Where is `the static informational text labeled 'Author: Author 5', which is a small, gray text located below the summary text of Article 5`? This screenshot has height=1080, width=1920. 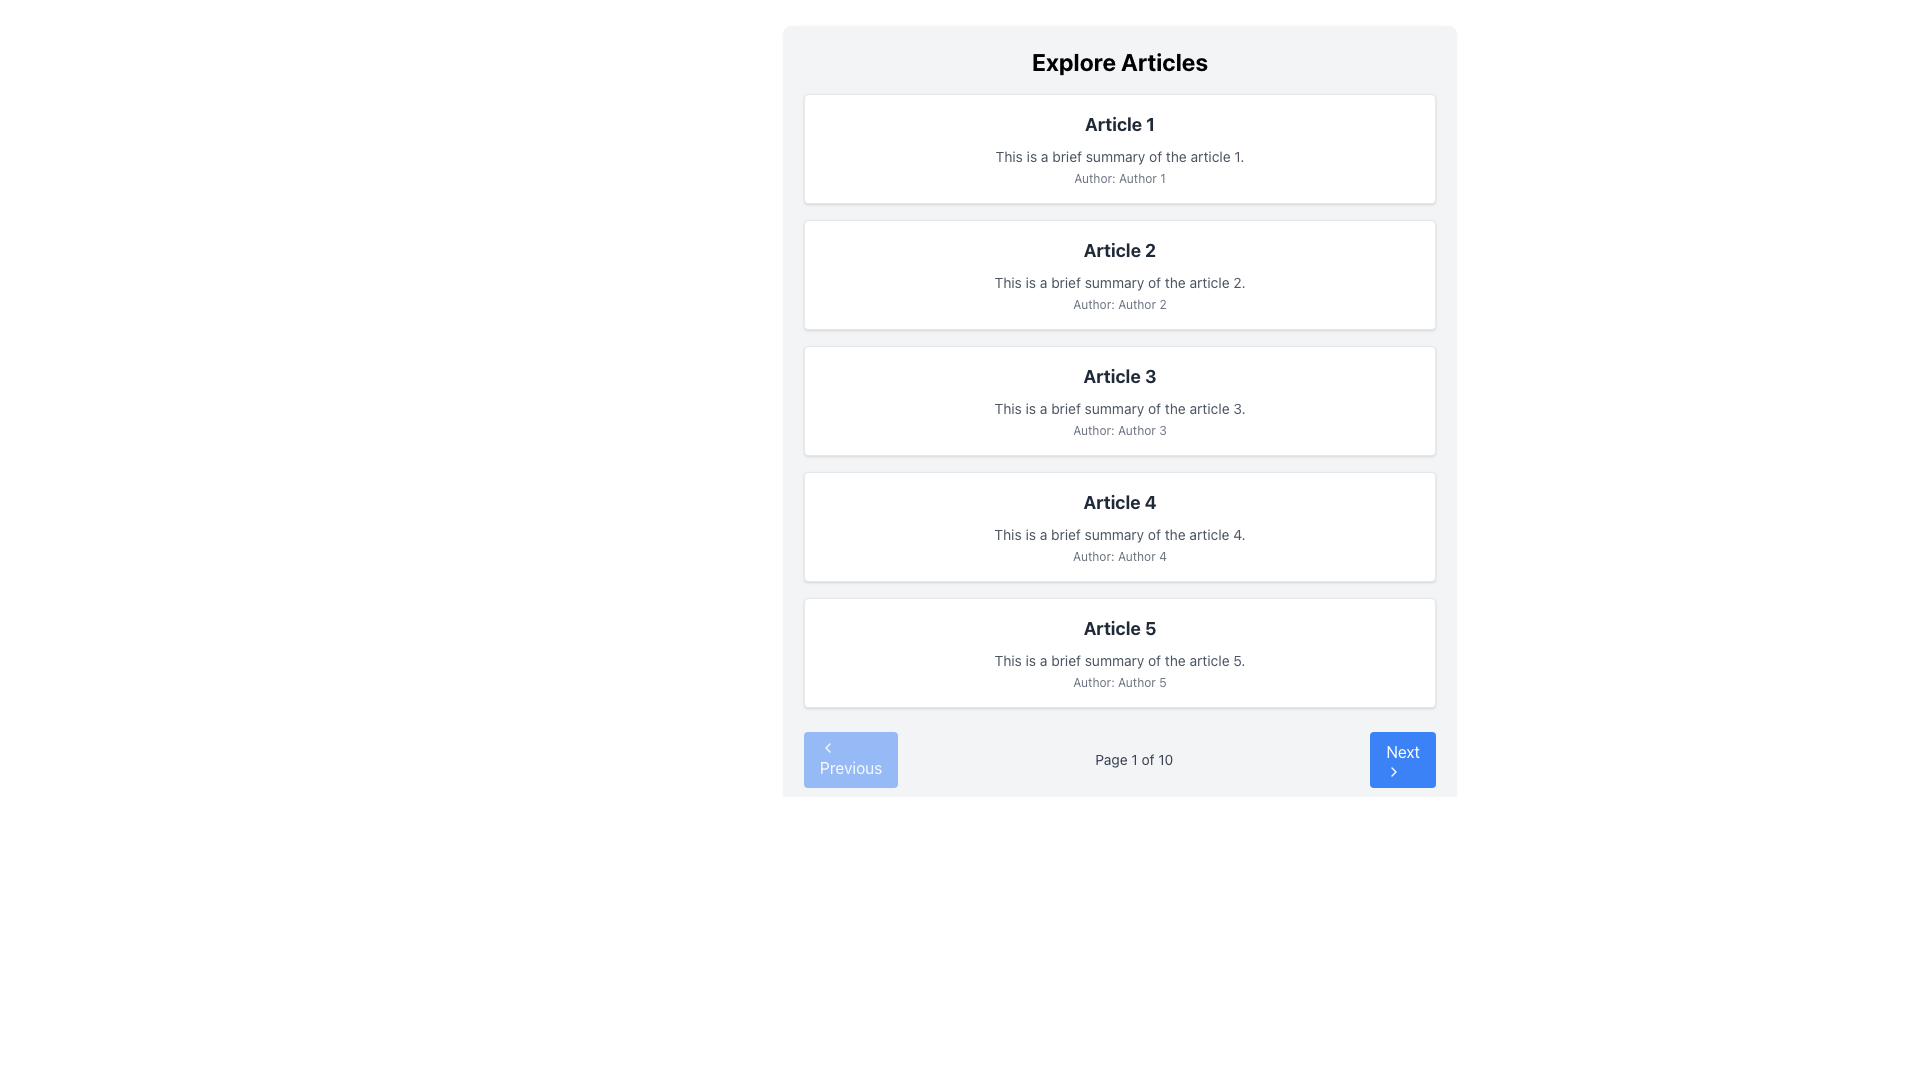
the static informational text labeled 'Author: Author 5', which is a small, gray text located below the summary text of Article 5 is located at coordinates (1118, 681).